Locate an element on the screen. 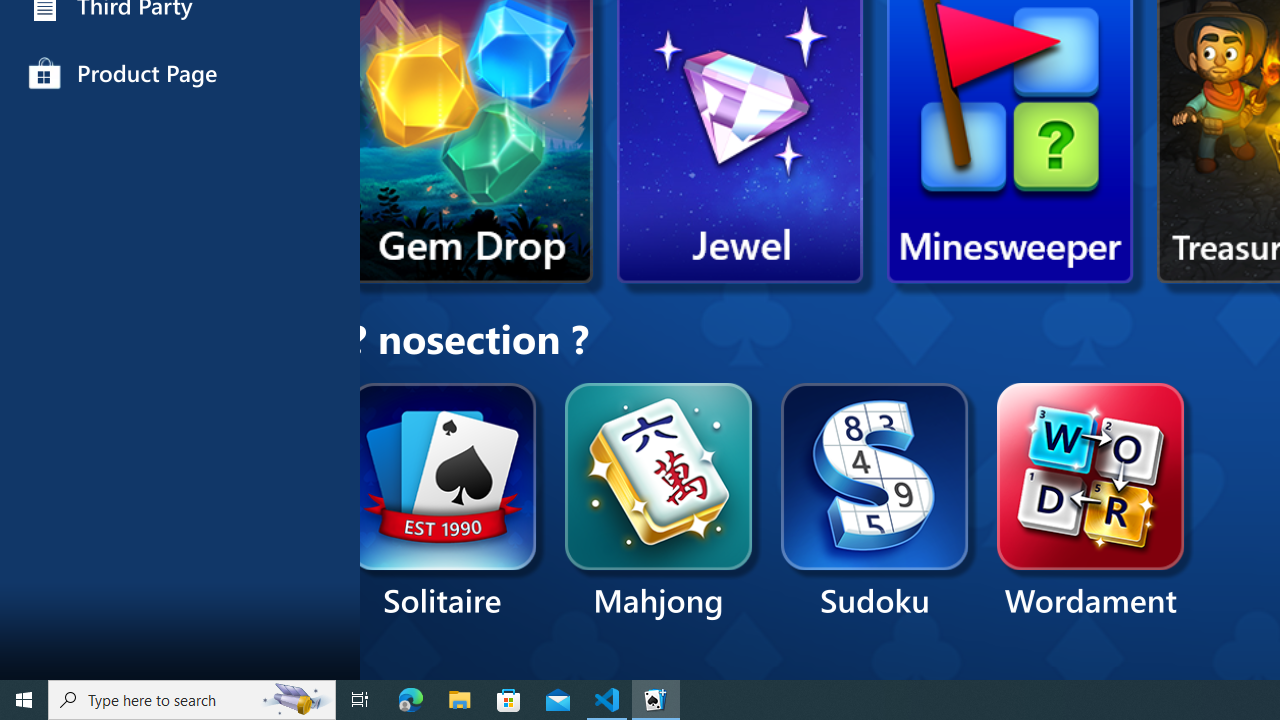 The width and height of the screenshot is (1280, 720). 'Product Page' is located at coordinates (179, 73).